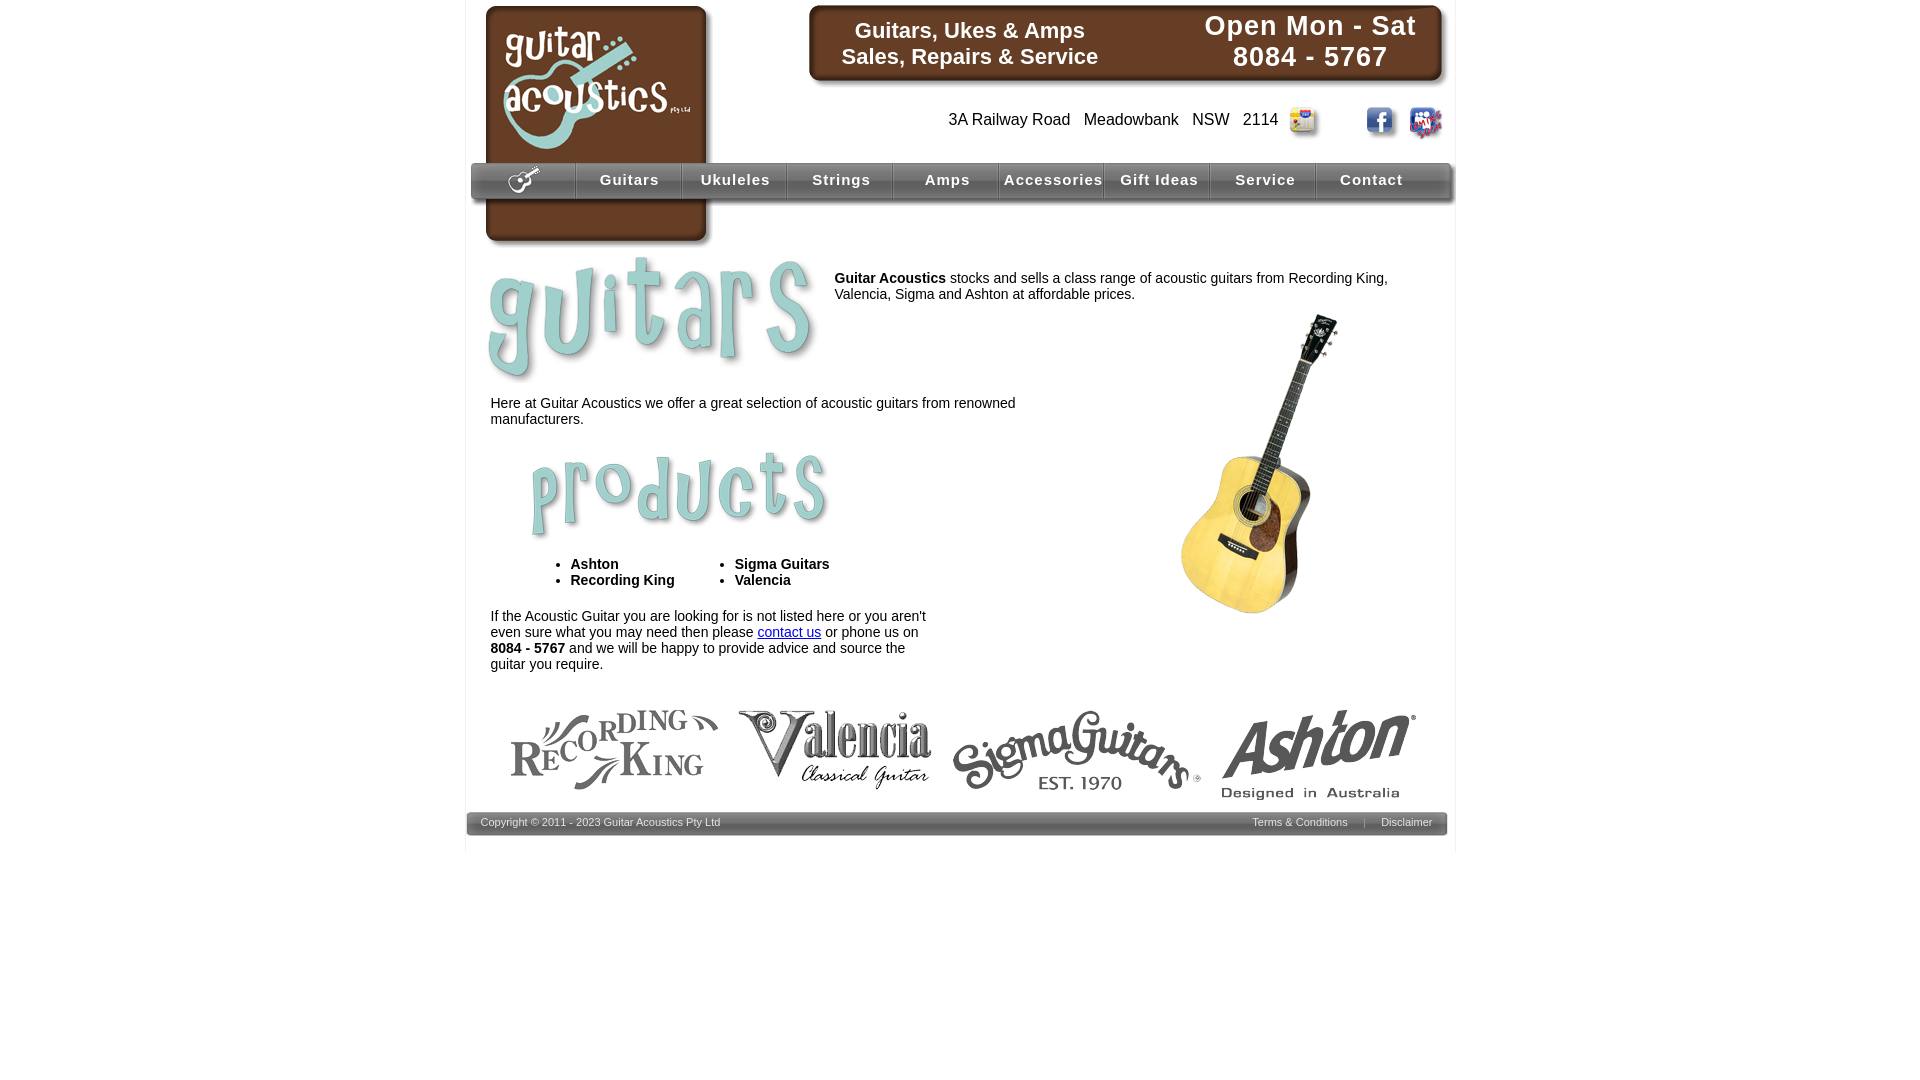 This screenshot has width=1920, height=1080. What do you see at coordinates (1370, 178) in the screenshot?
I see `'Contact'` at bounding box center [1370, 178].